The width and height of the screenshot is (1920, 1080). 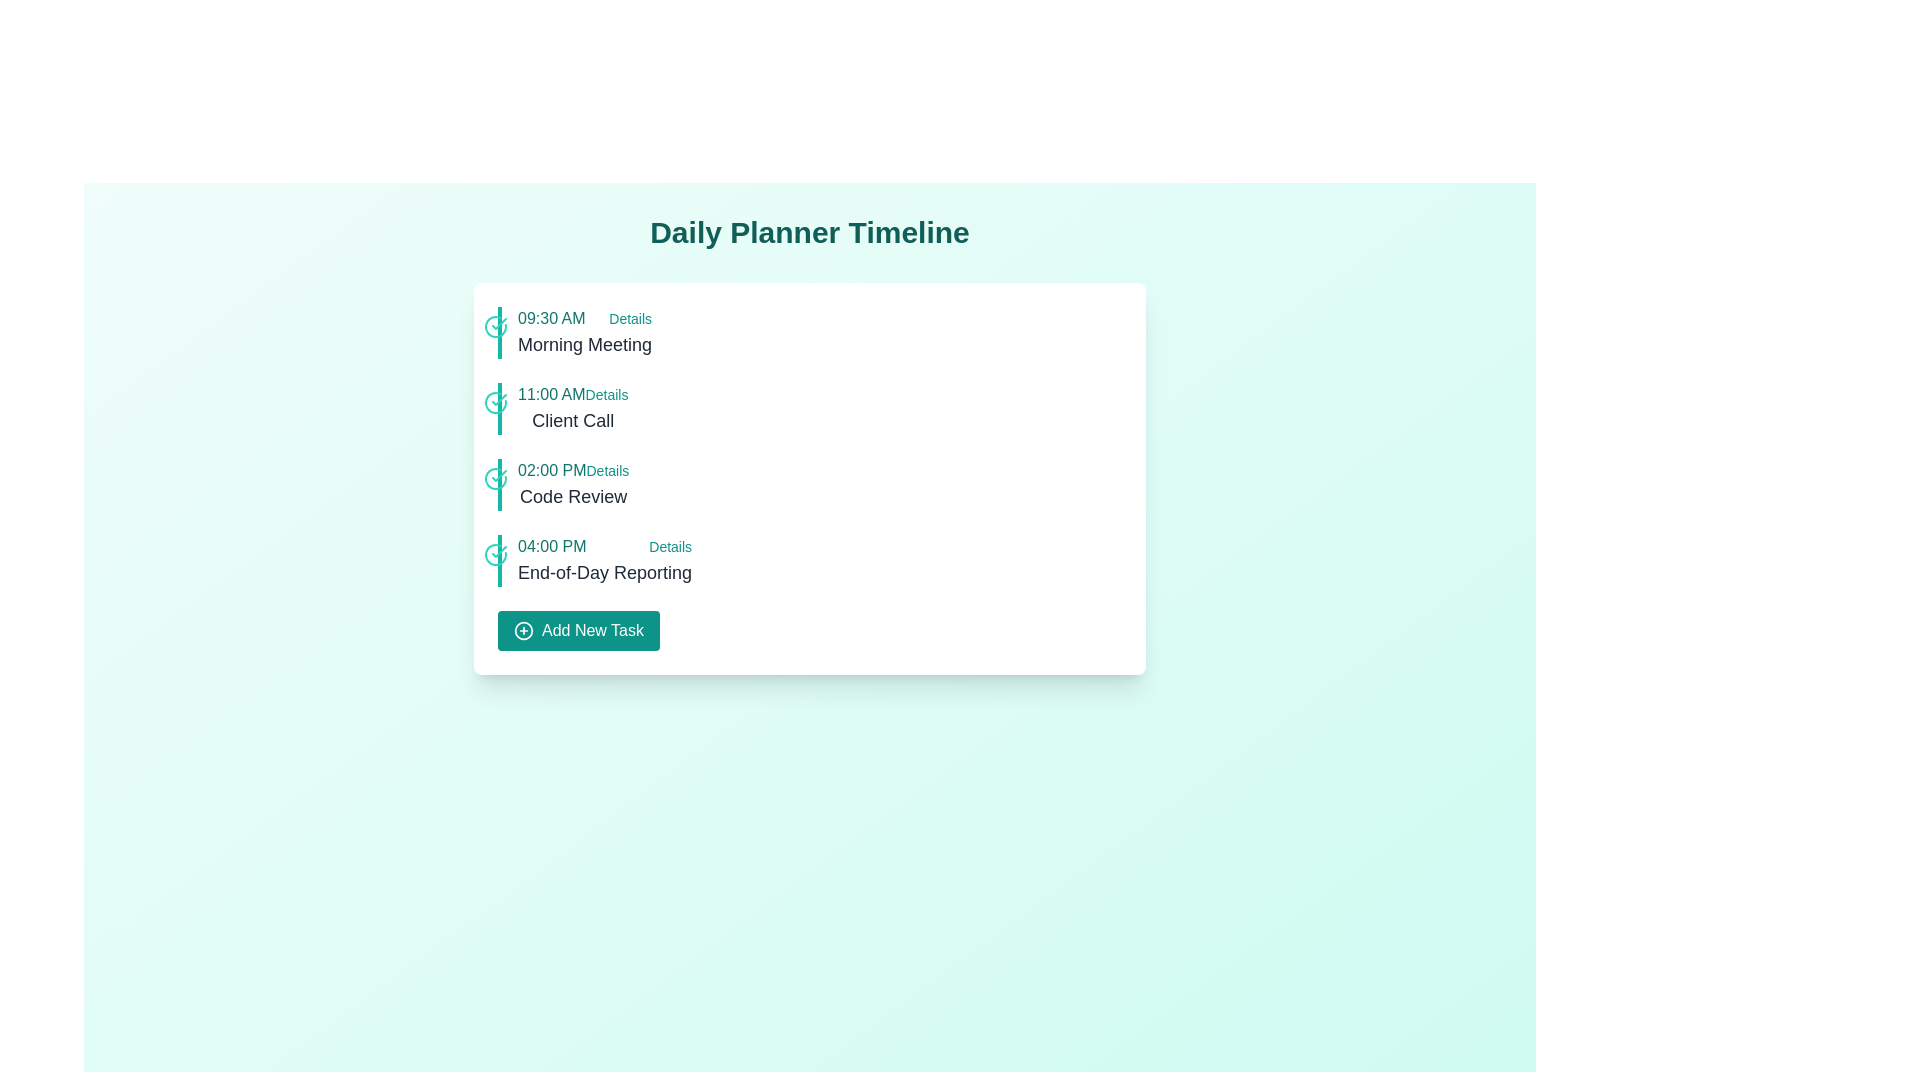 I want to click on the teal check mark icon within its circular frame, which indicates completed status, located to the left of the '04:00 PM End-of-Day Reporting' timeline entry, so click(x=499, y=551).